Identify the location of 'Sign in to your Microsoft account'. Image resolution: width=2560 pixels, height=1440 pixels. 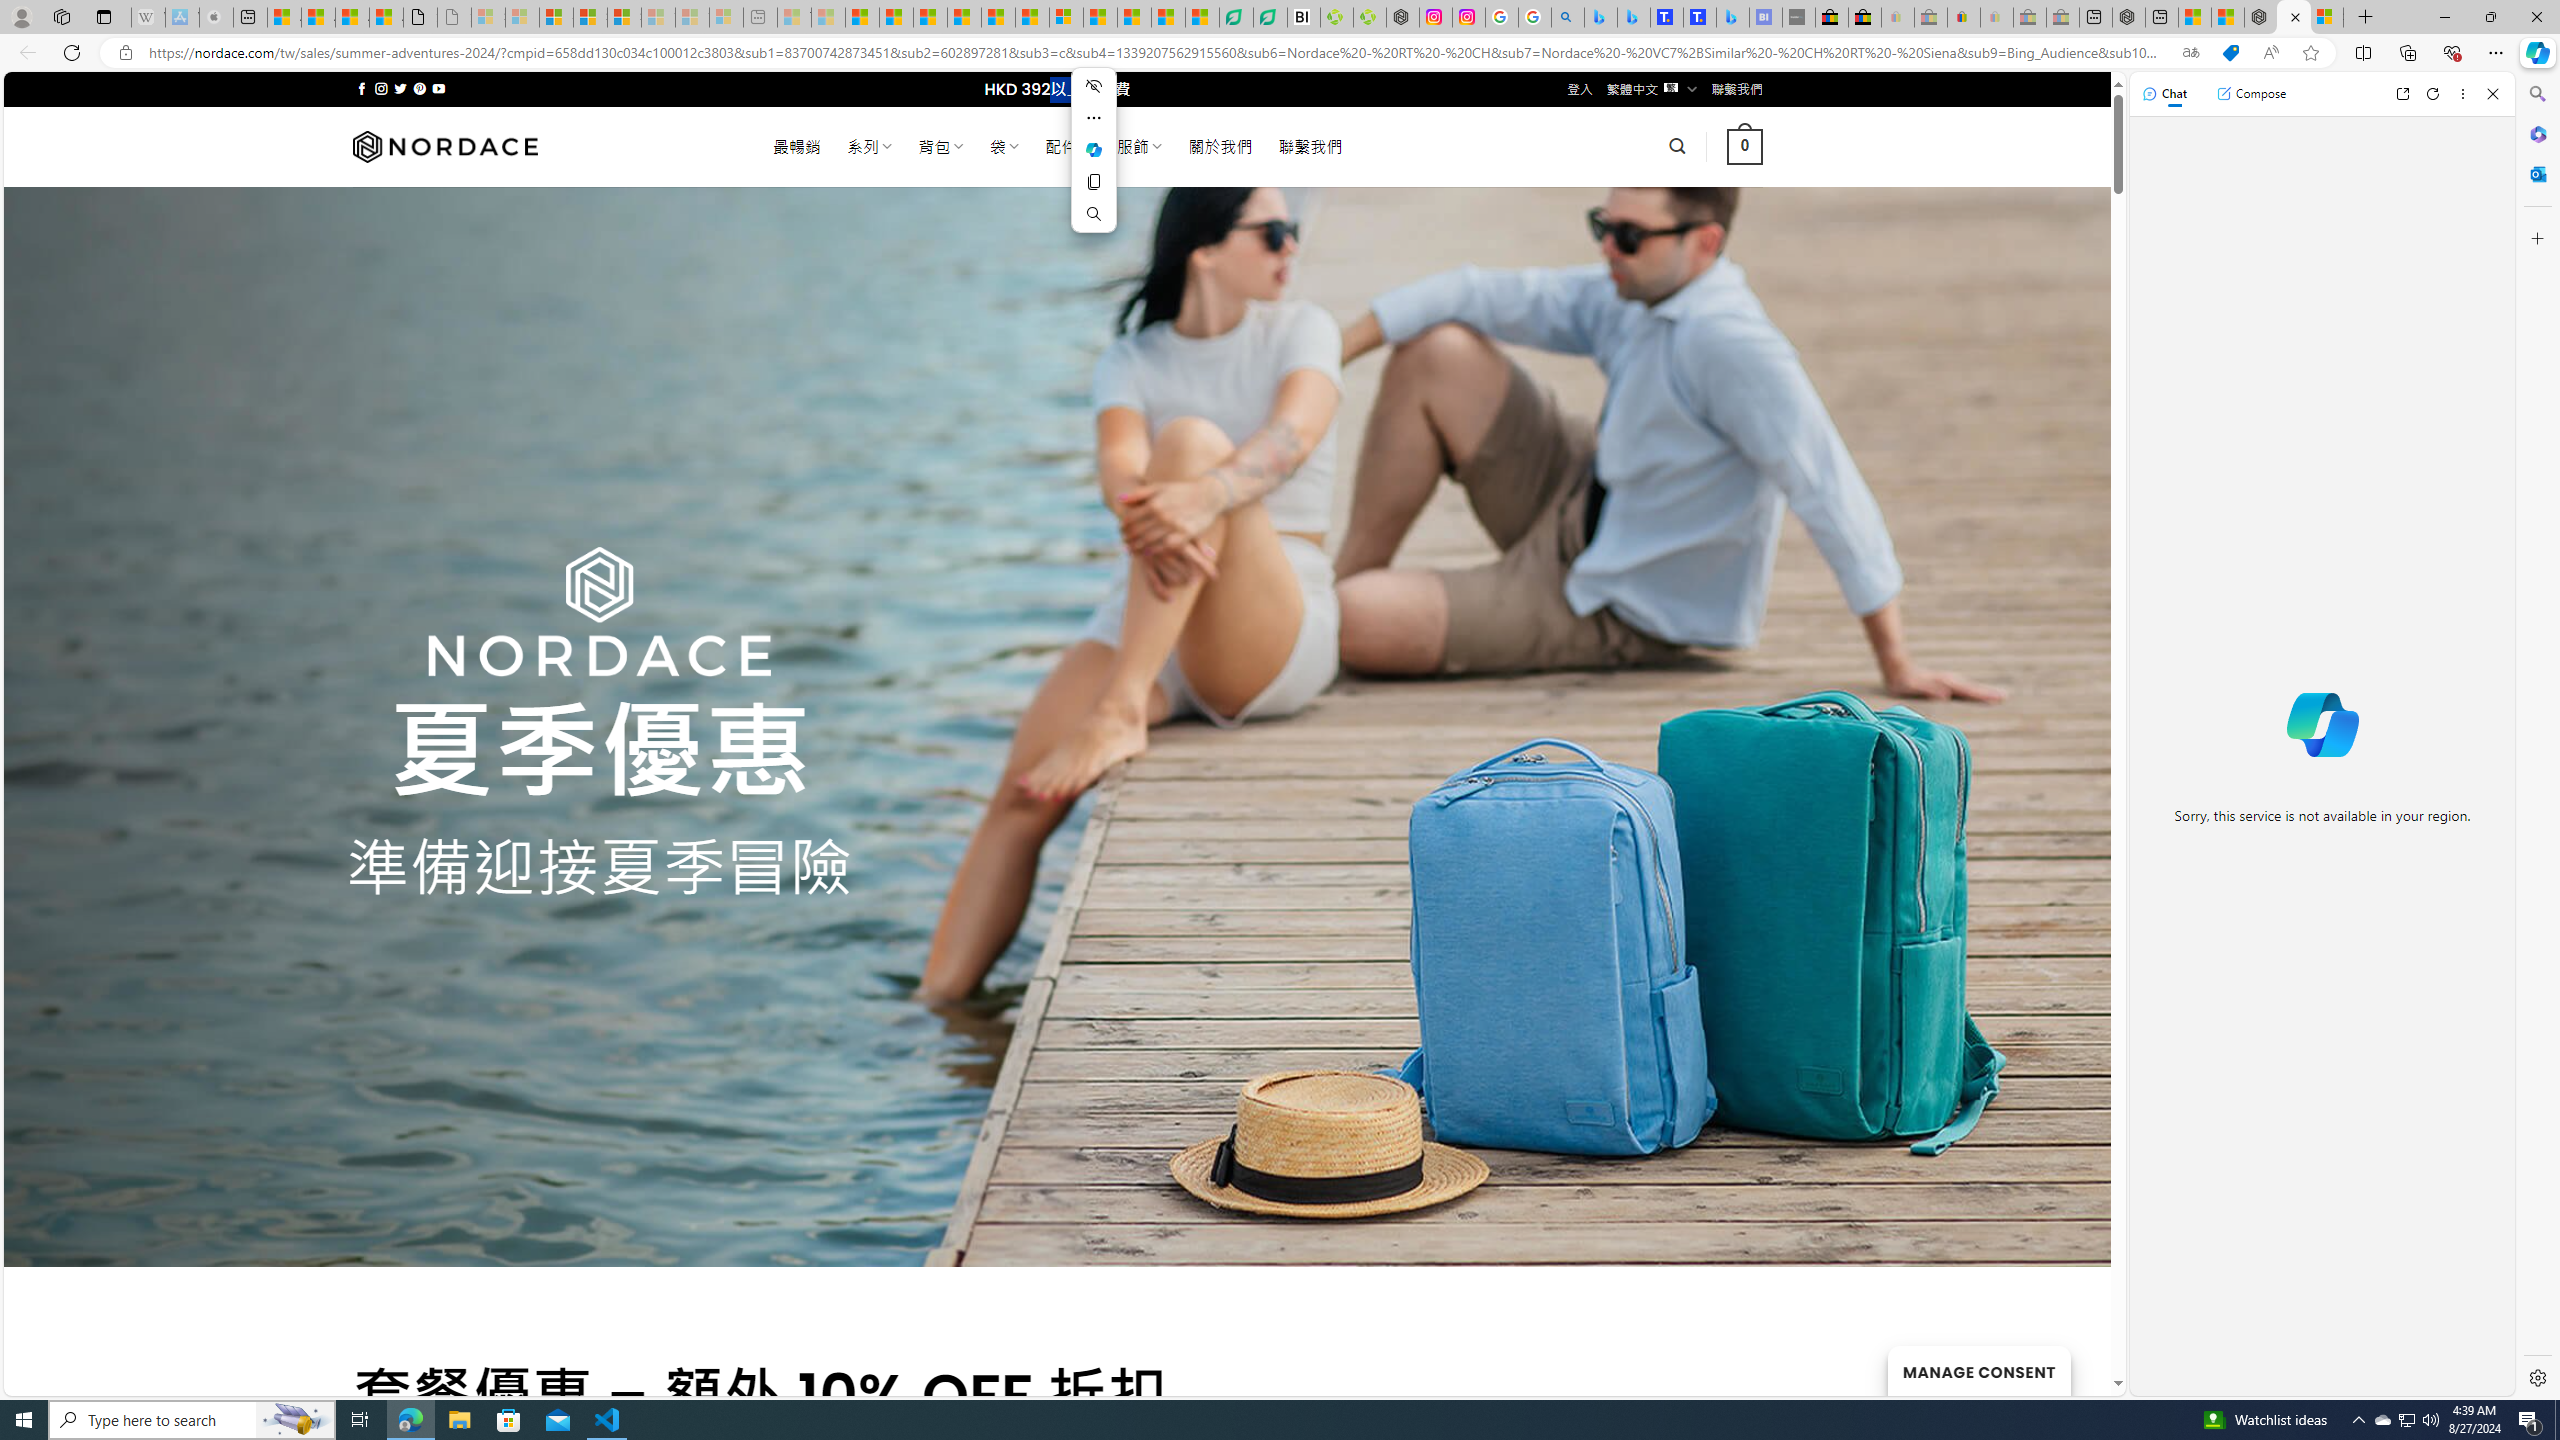
(2327, 16).